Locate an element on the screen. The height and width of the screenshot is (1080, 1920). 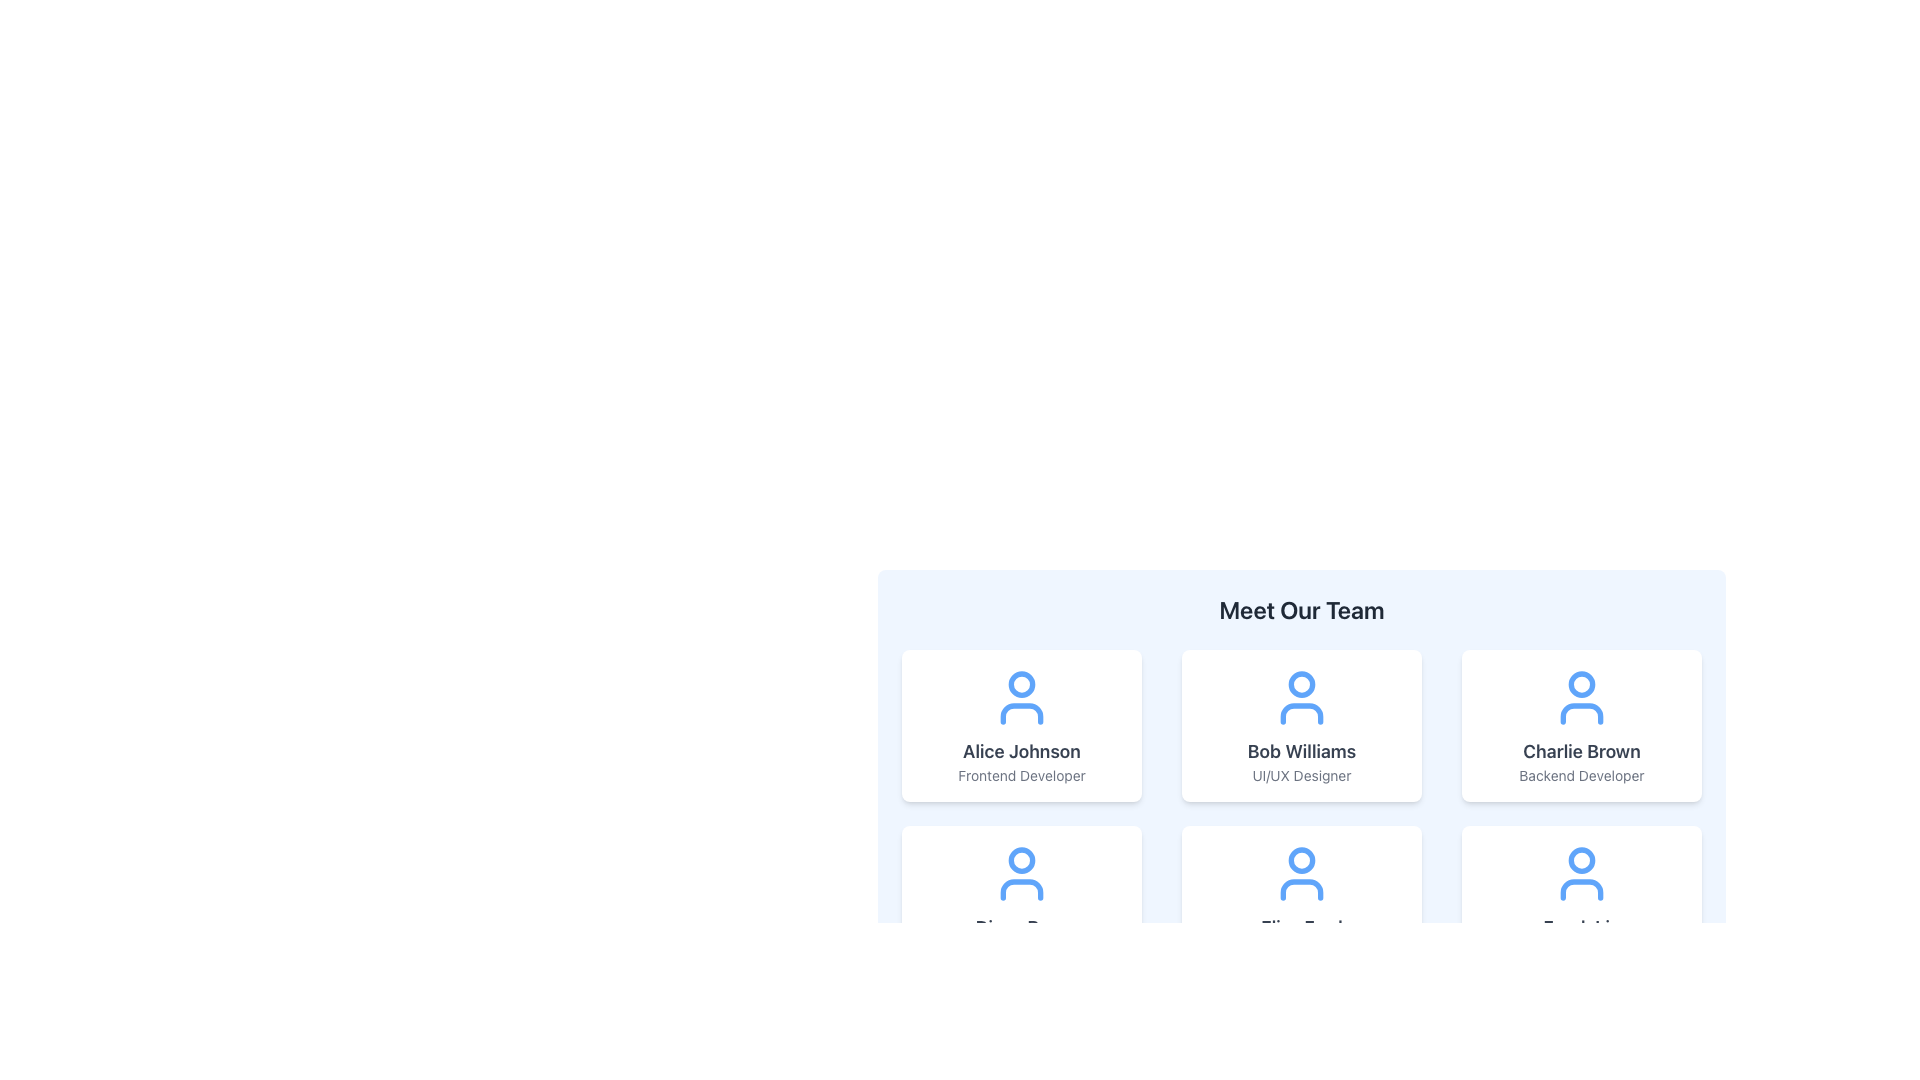
the user icon, which is a circular head and semi-circular body outline styled in blue, located at the top center of the team member details card is located at coordinates (1022, 873).